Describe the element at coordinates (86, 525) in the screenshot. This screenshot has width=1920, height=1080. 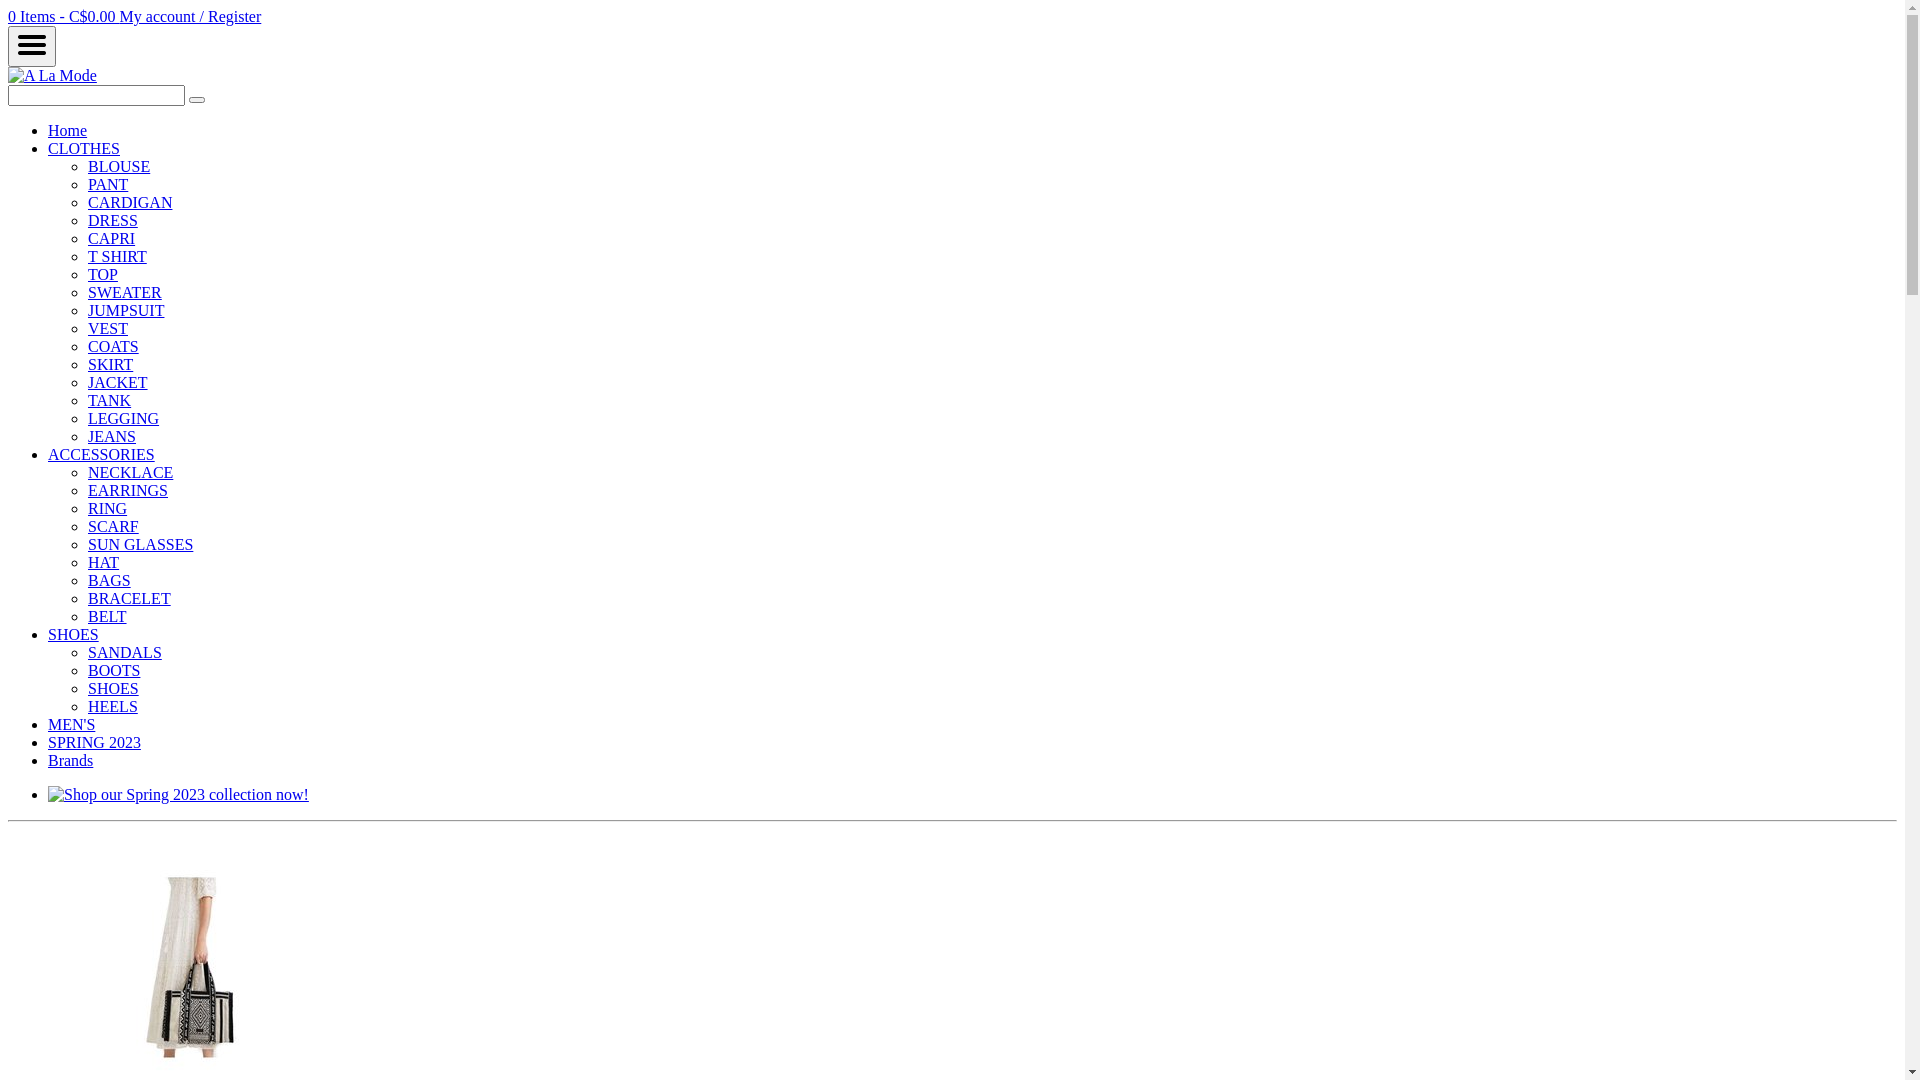
I see `'SCARF'` at that location.